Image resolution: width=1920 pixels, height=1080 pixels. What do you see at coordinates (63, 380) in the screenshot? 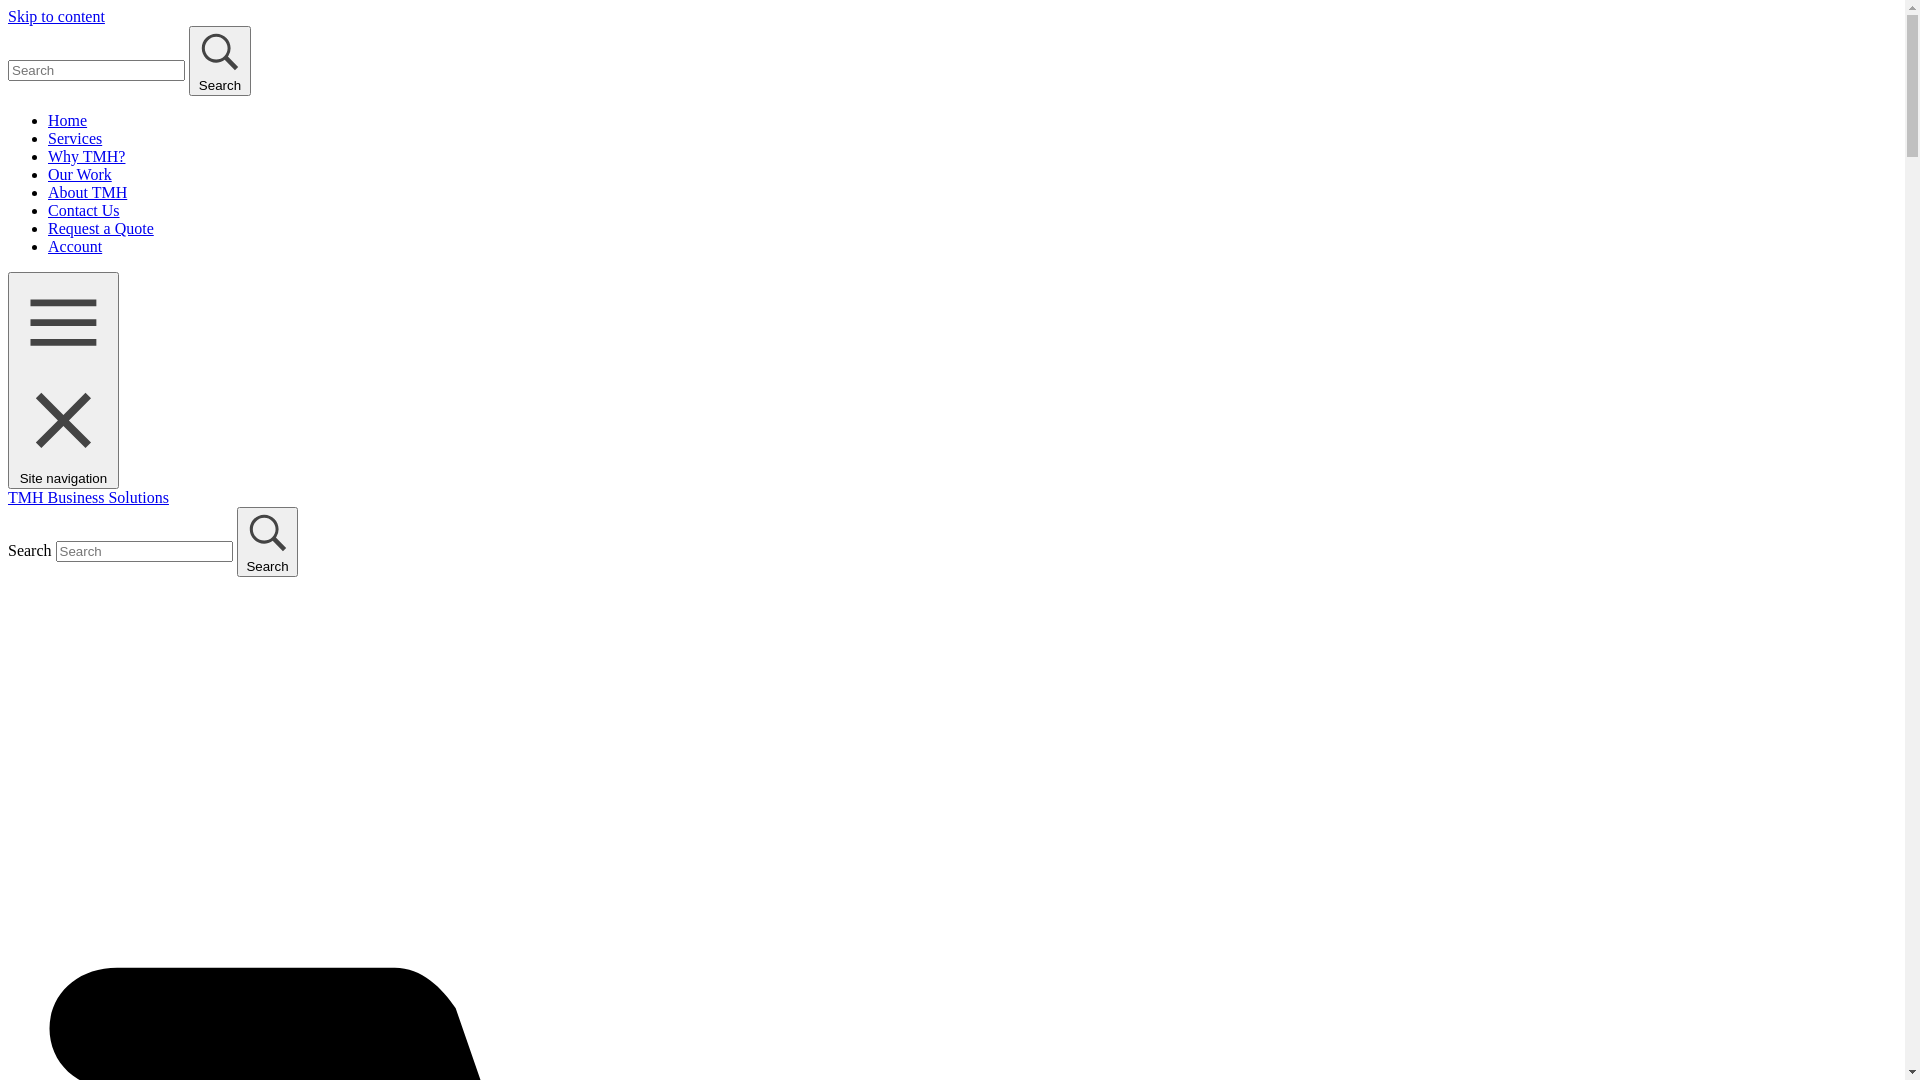
I see `'Site navigation'` at bounding box center [63, 380].